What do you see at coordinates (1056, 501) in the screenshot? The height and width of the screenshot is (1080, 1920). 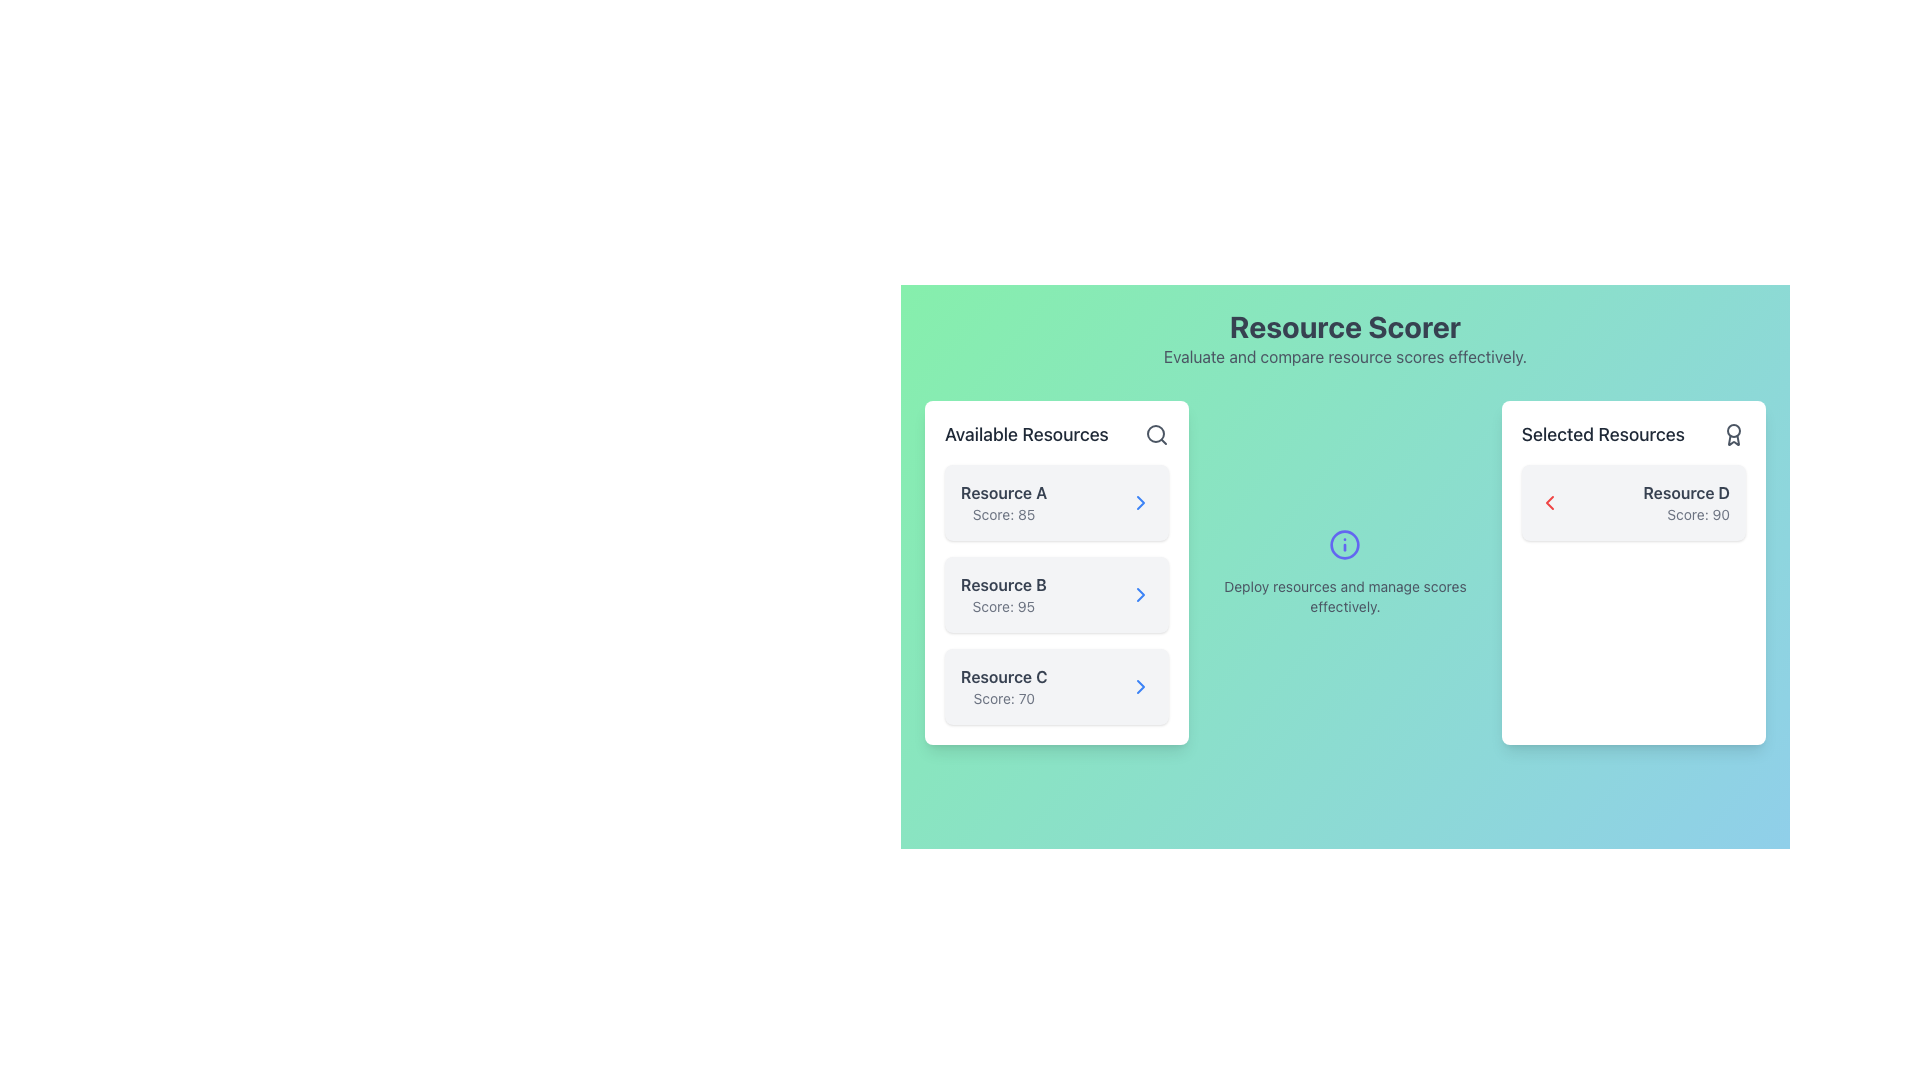 I see `the first interactive card titled 'Resource A' in the 'Available Resources' section` at bounding box center [1056, 501].